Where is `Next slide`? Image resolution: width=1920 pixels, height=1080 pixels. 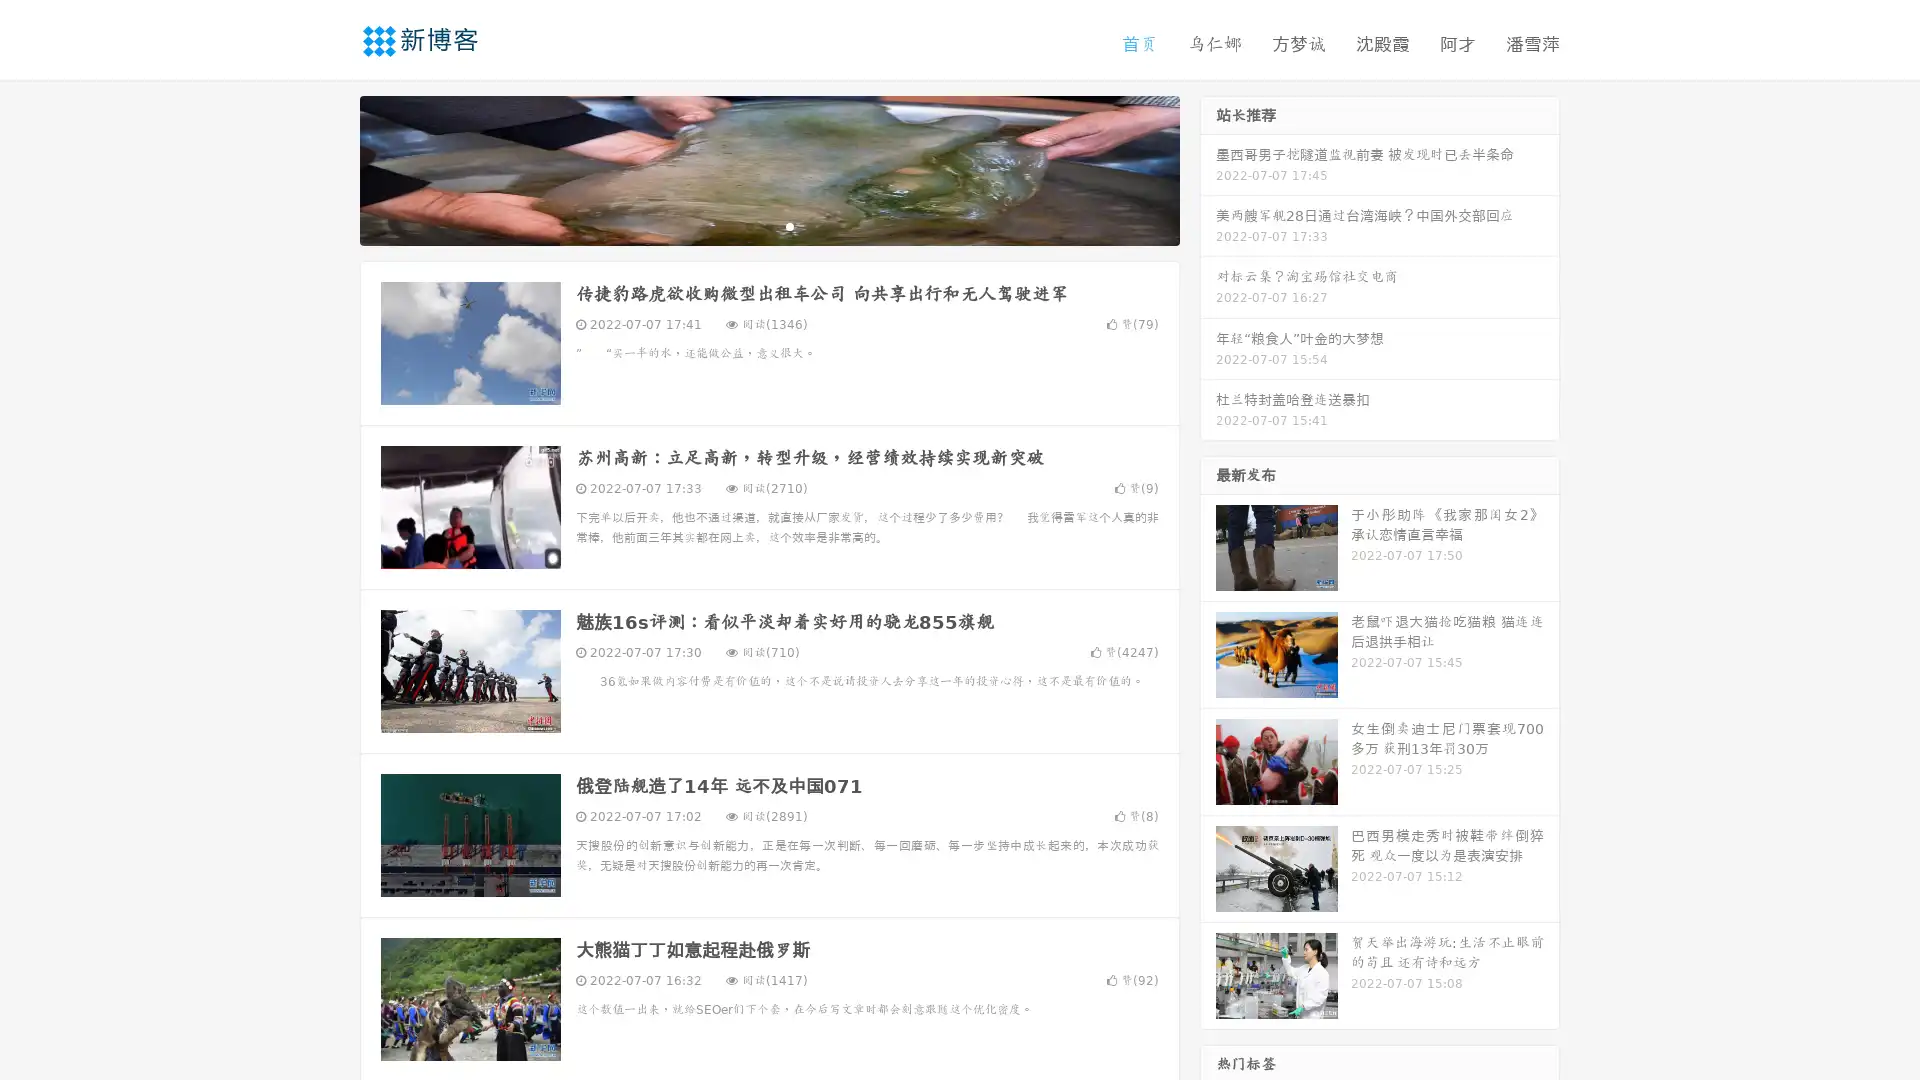
Next slide is located at coordinates (1208, 168).